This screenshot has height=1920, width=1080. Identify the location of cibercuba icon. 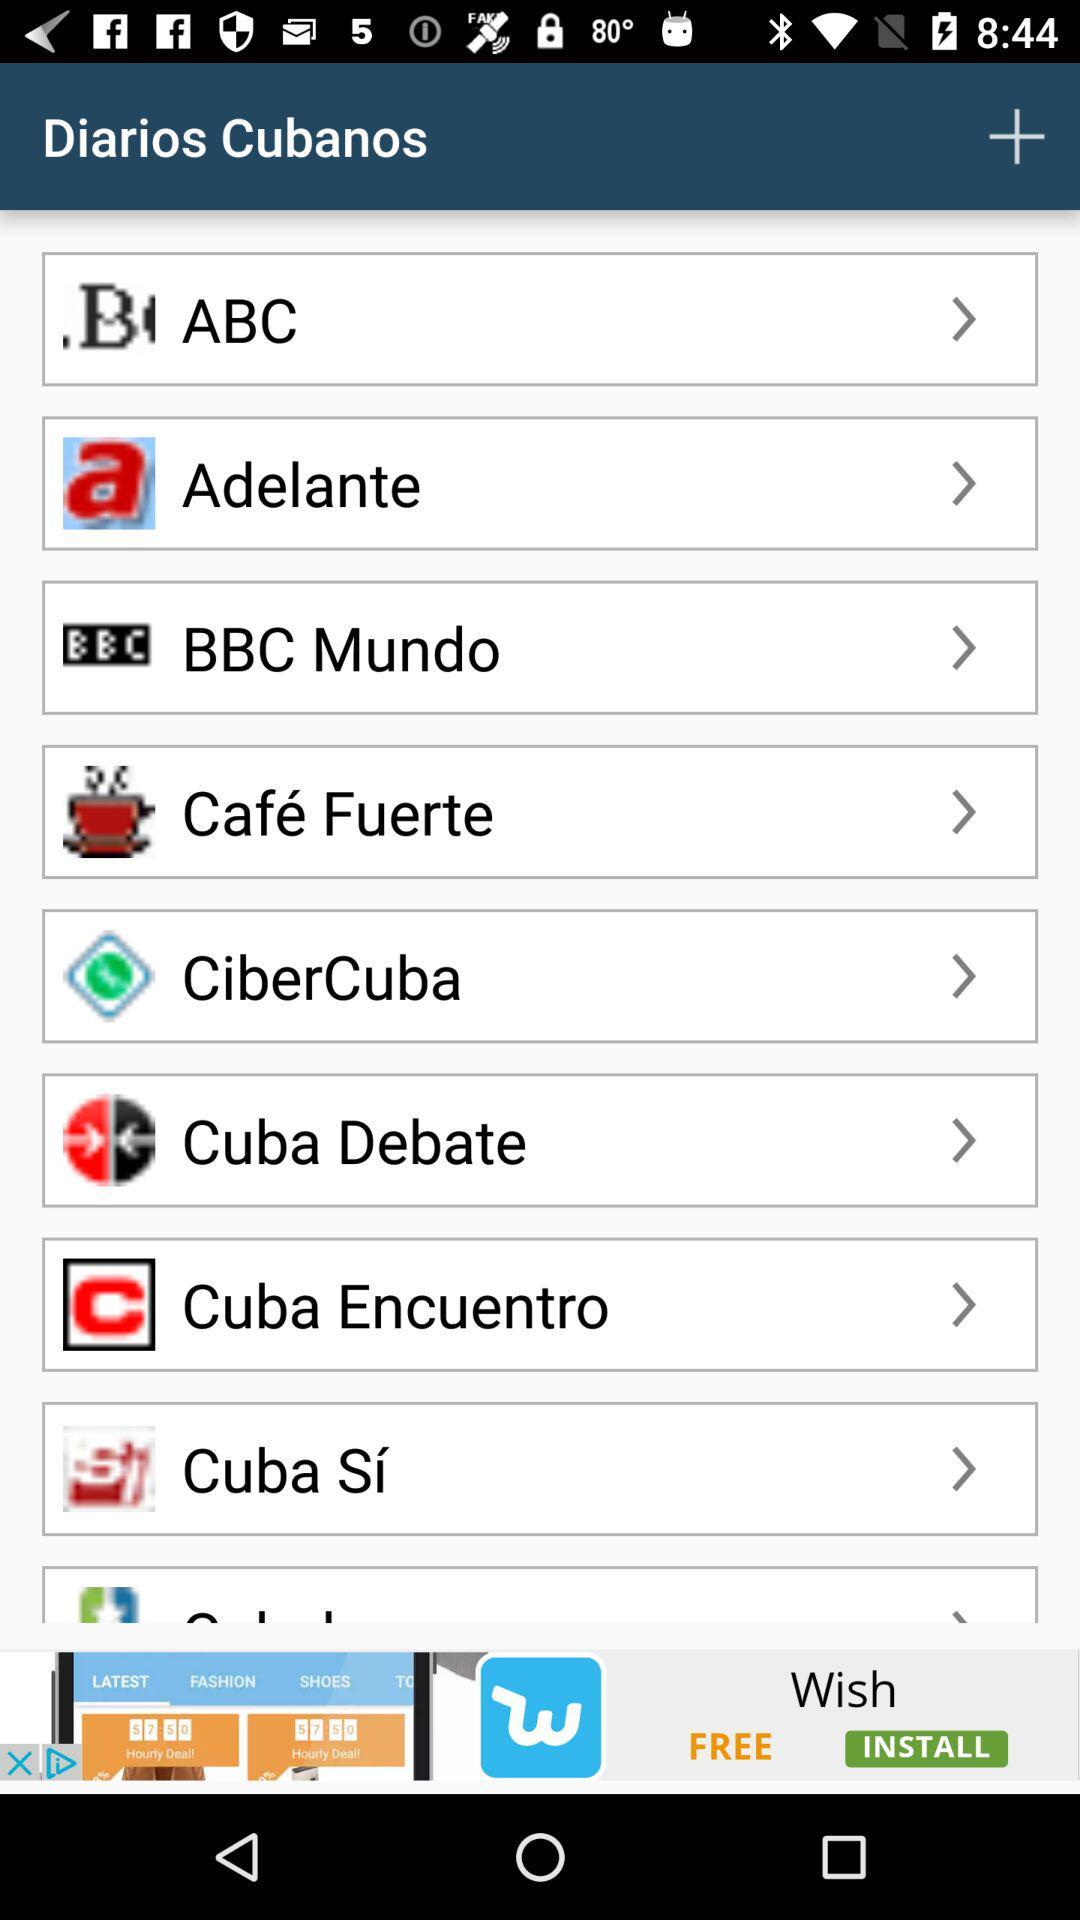
(108, 975).